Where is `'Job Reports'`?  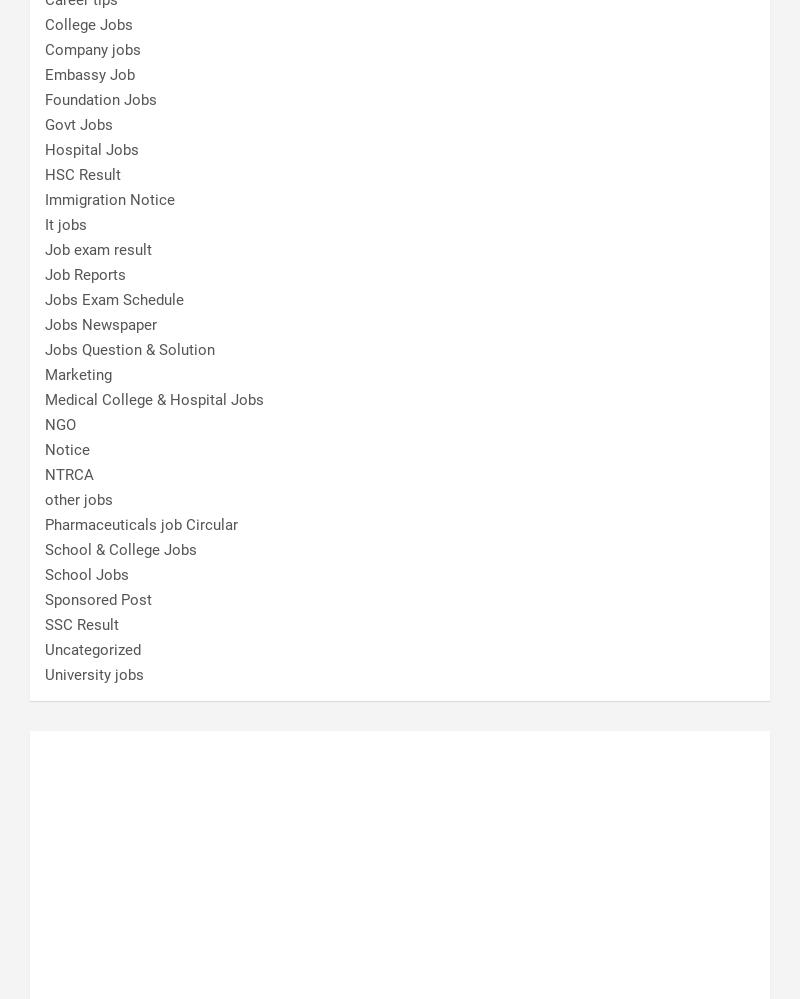 'Job Reports' is located at coordinates (85, 274).